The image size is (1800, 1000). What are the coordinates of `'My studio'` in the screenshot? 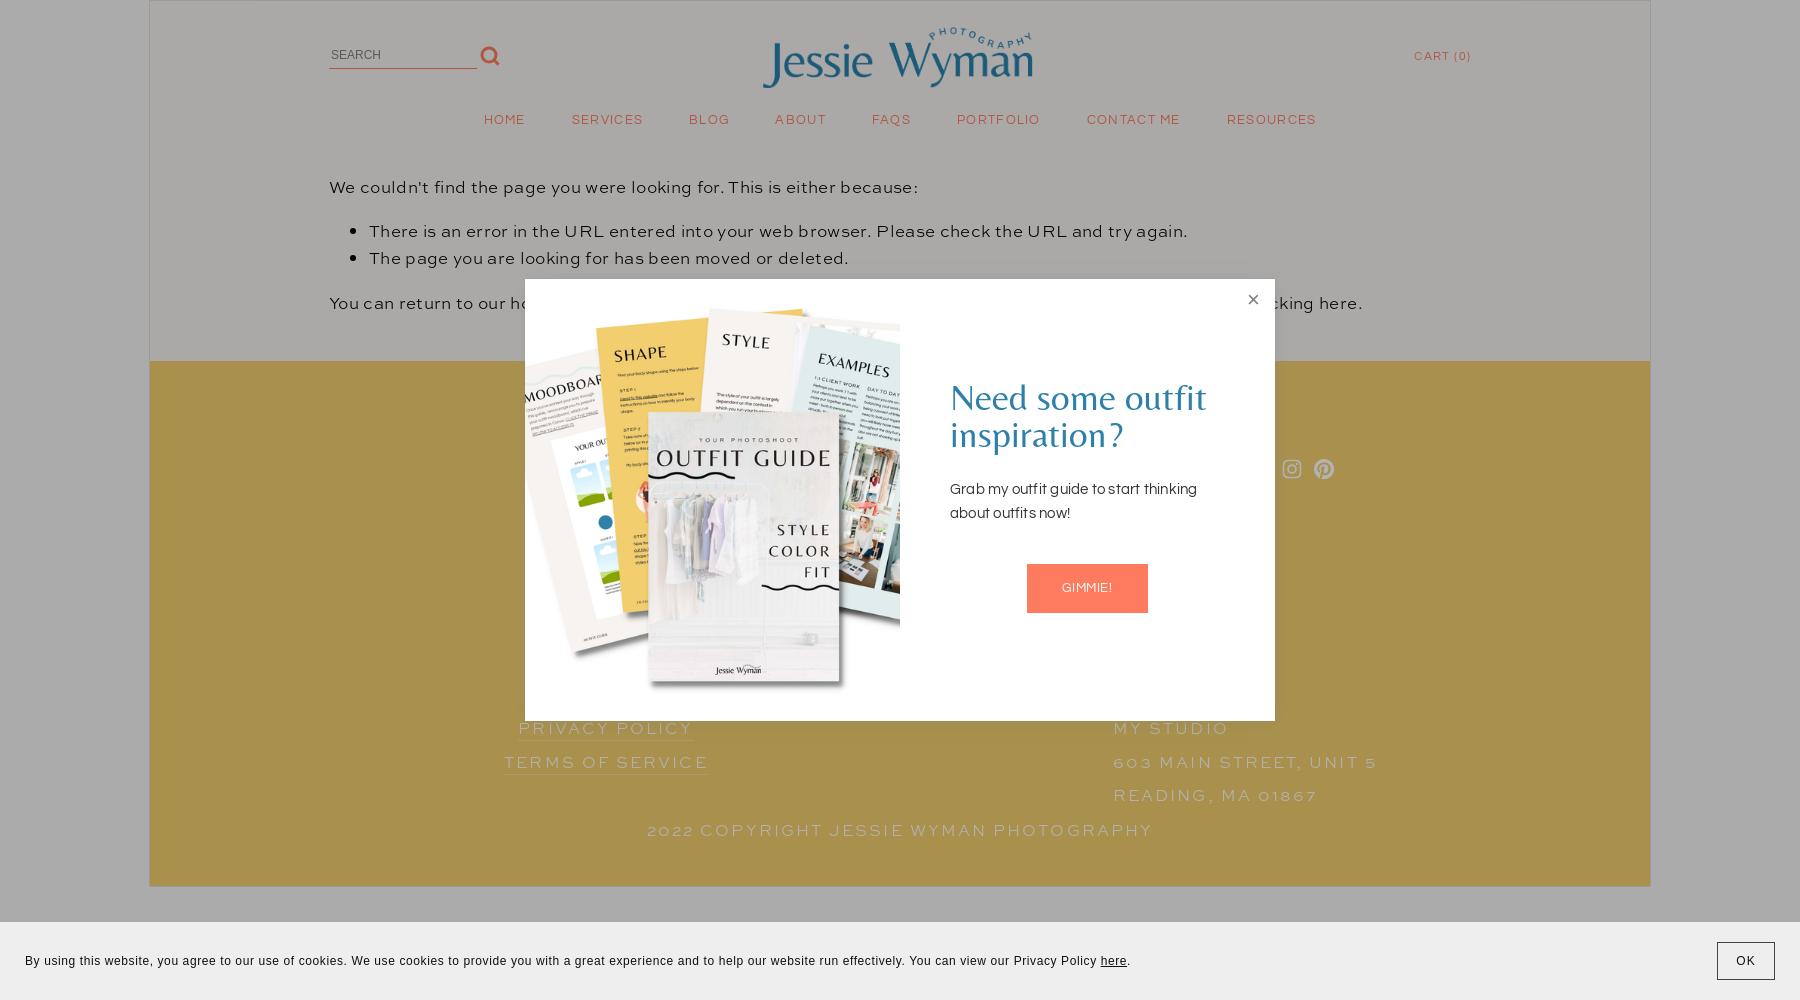 It's located at (1169, 726).